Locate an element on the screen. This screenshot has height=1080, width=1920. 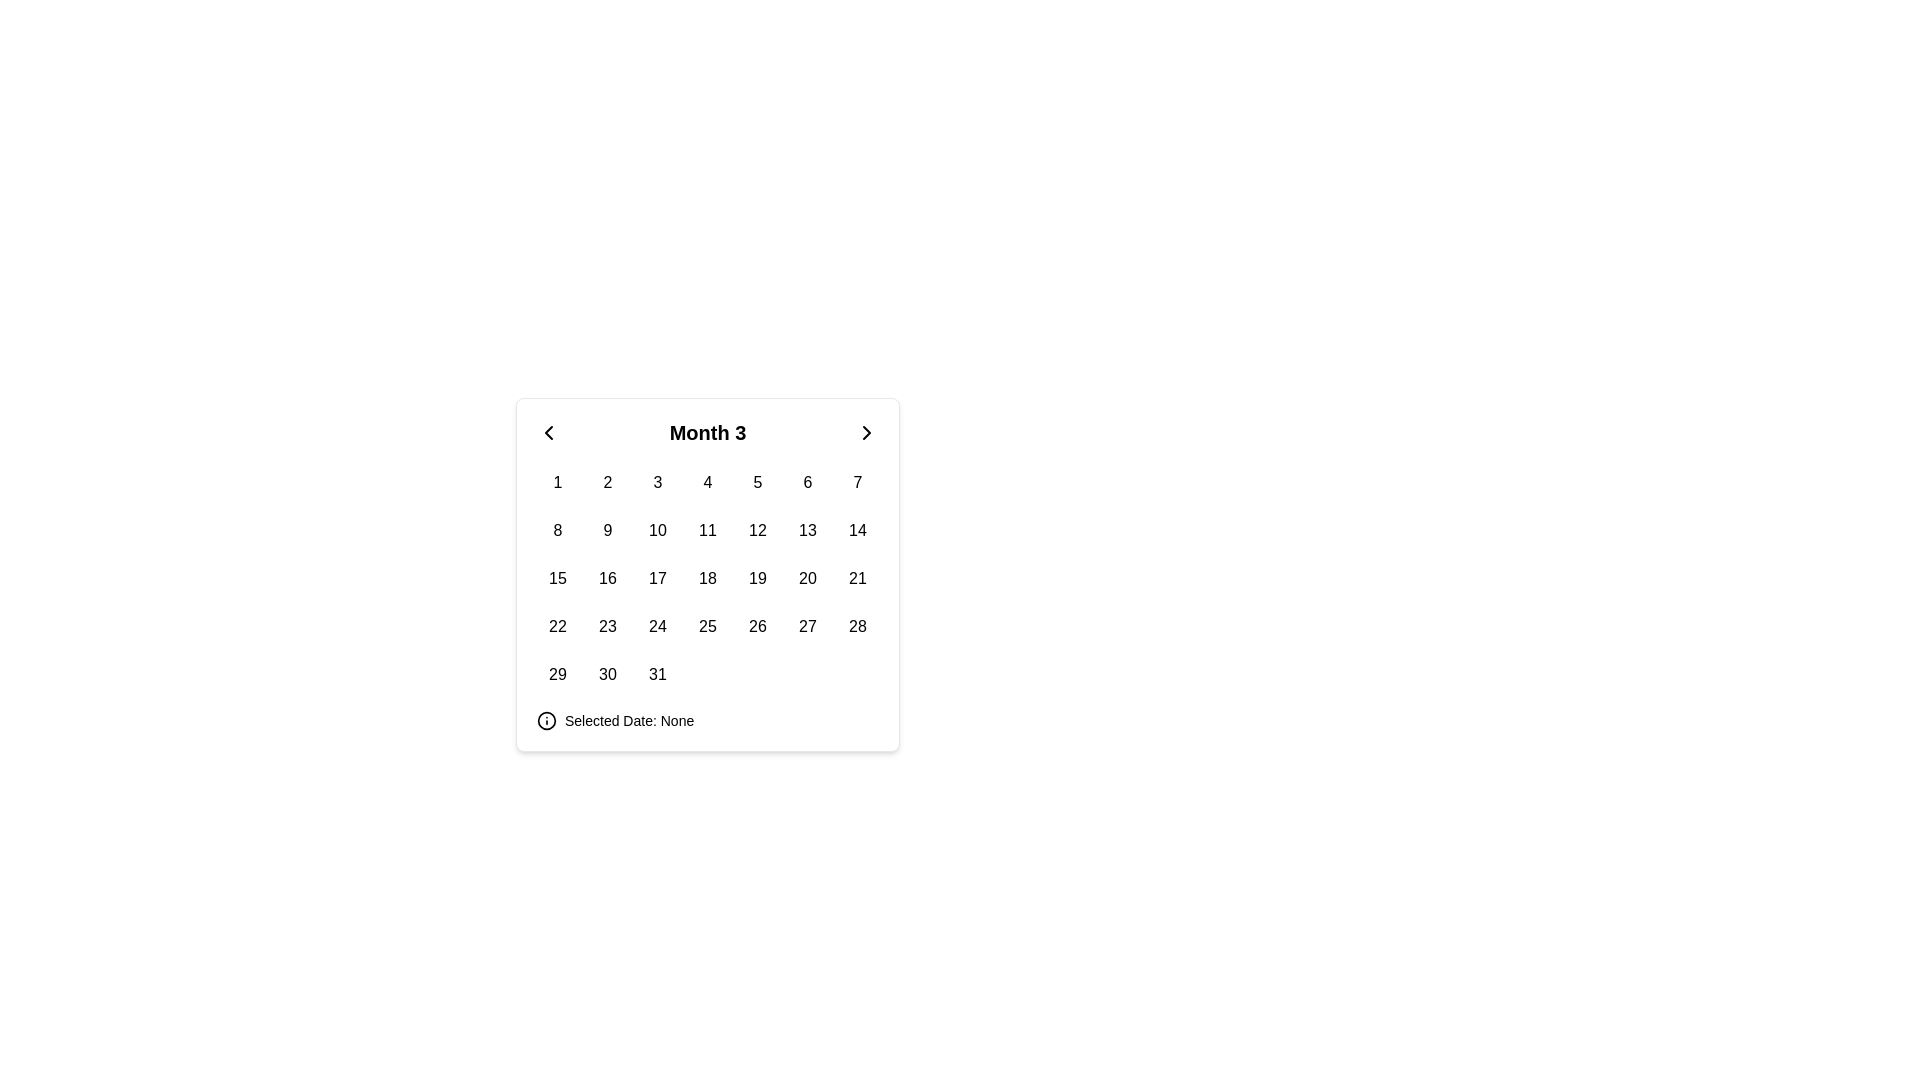
the static text label representing the date '29' in the calendar, which is located in the bottom row, first column of the grid is located at coordinates (557, 675).